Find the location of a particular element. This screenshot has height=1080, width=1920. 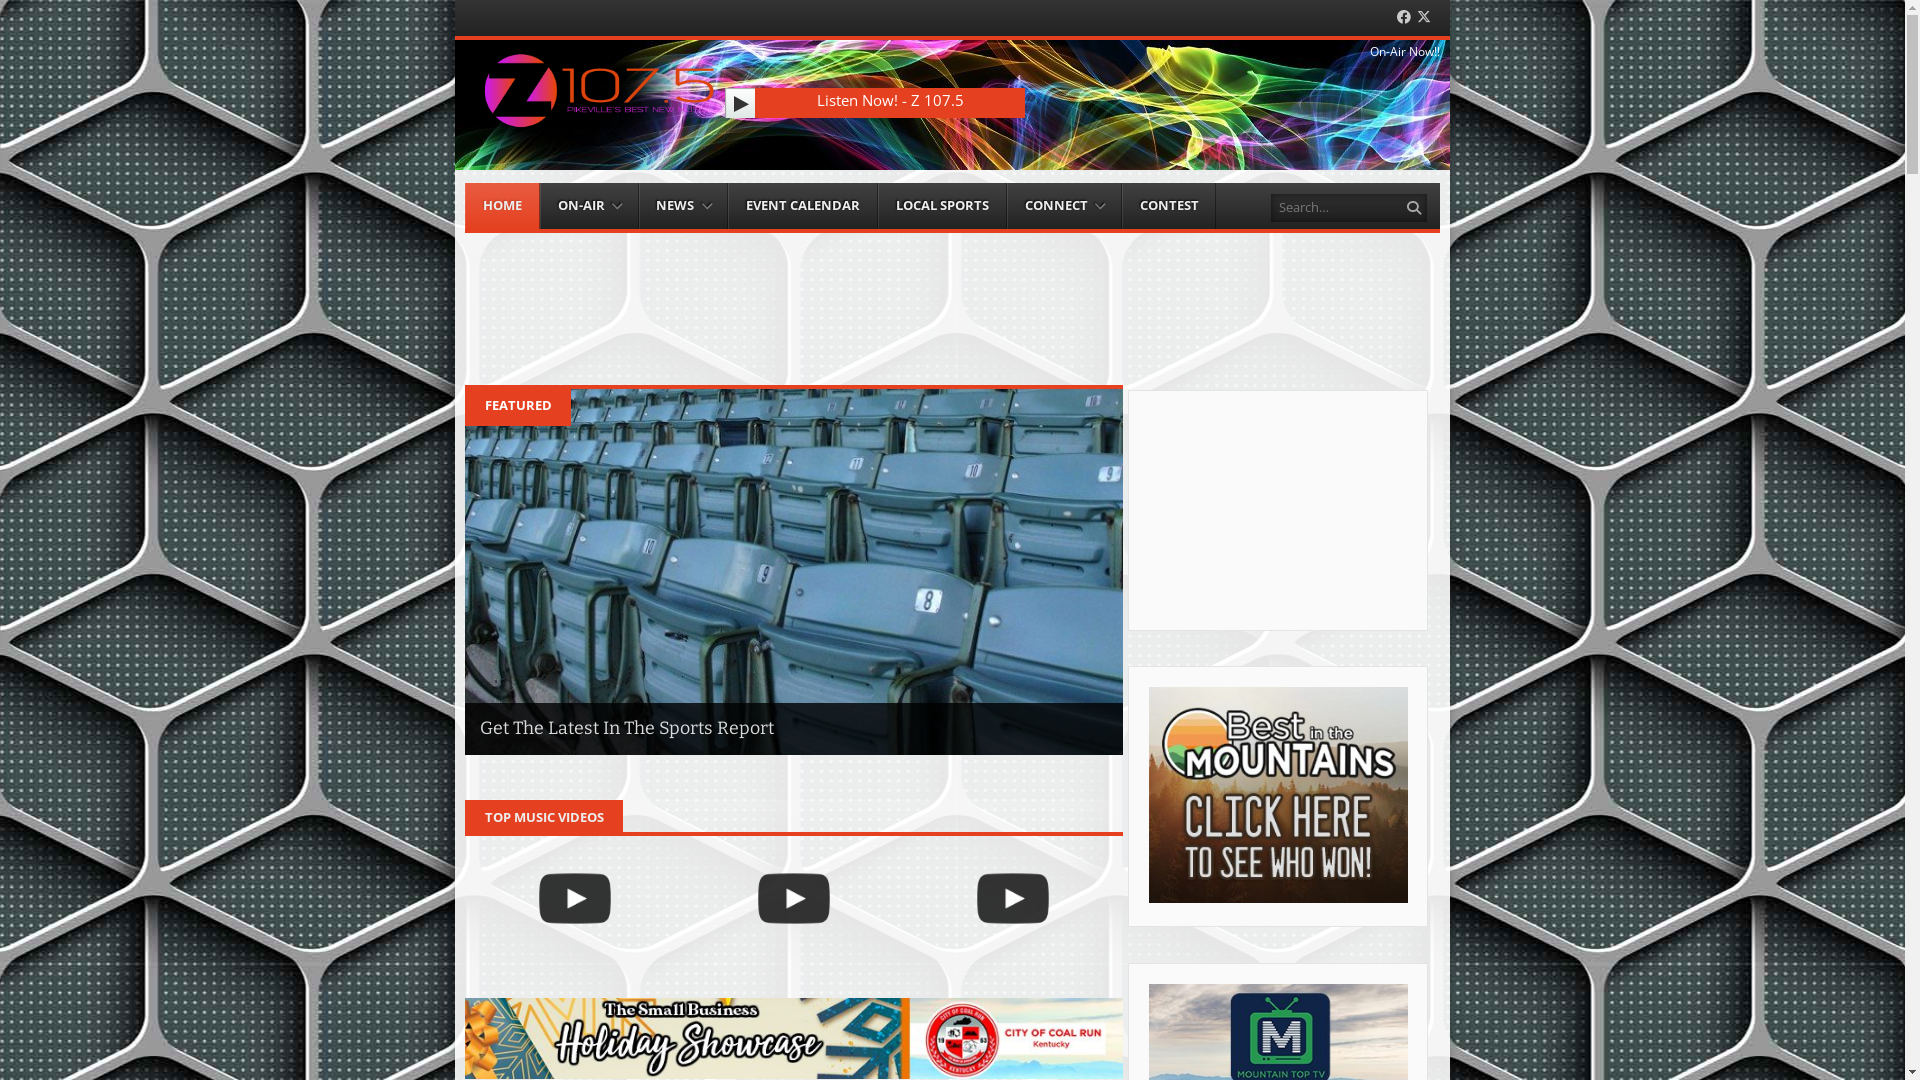

'ON-AIR' is located at coordinates (588, 206).